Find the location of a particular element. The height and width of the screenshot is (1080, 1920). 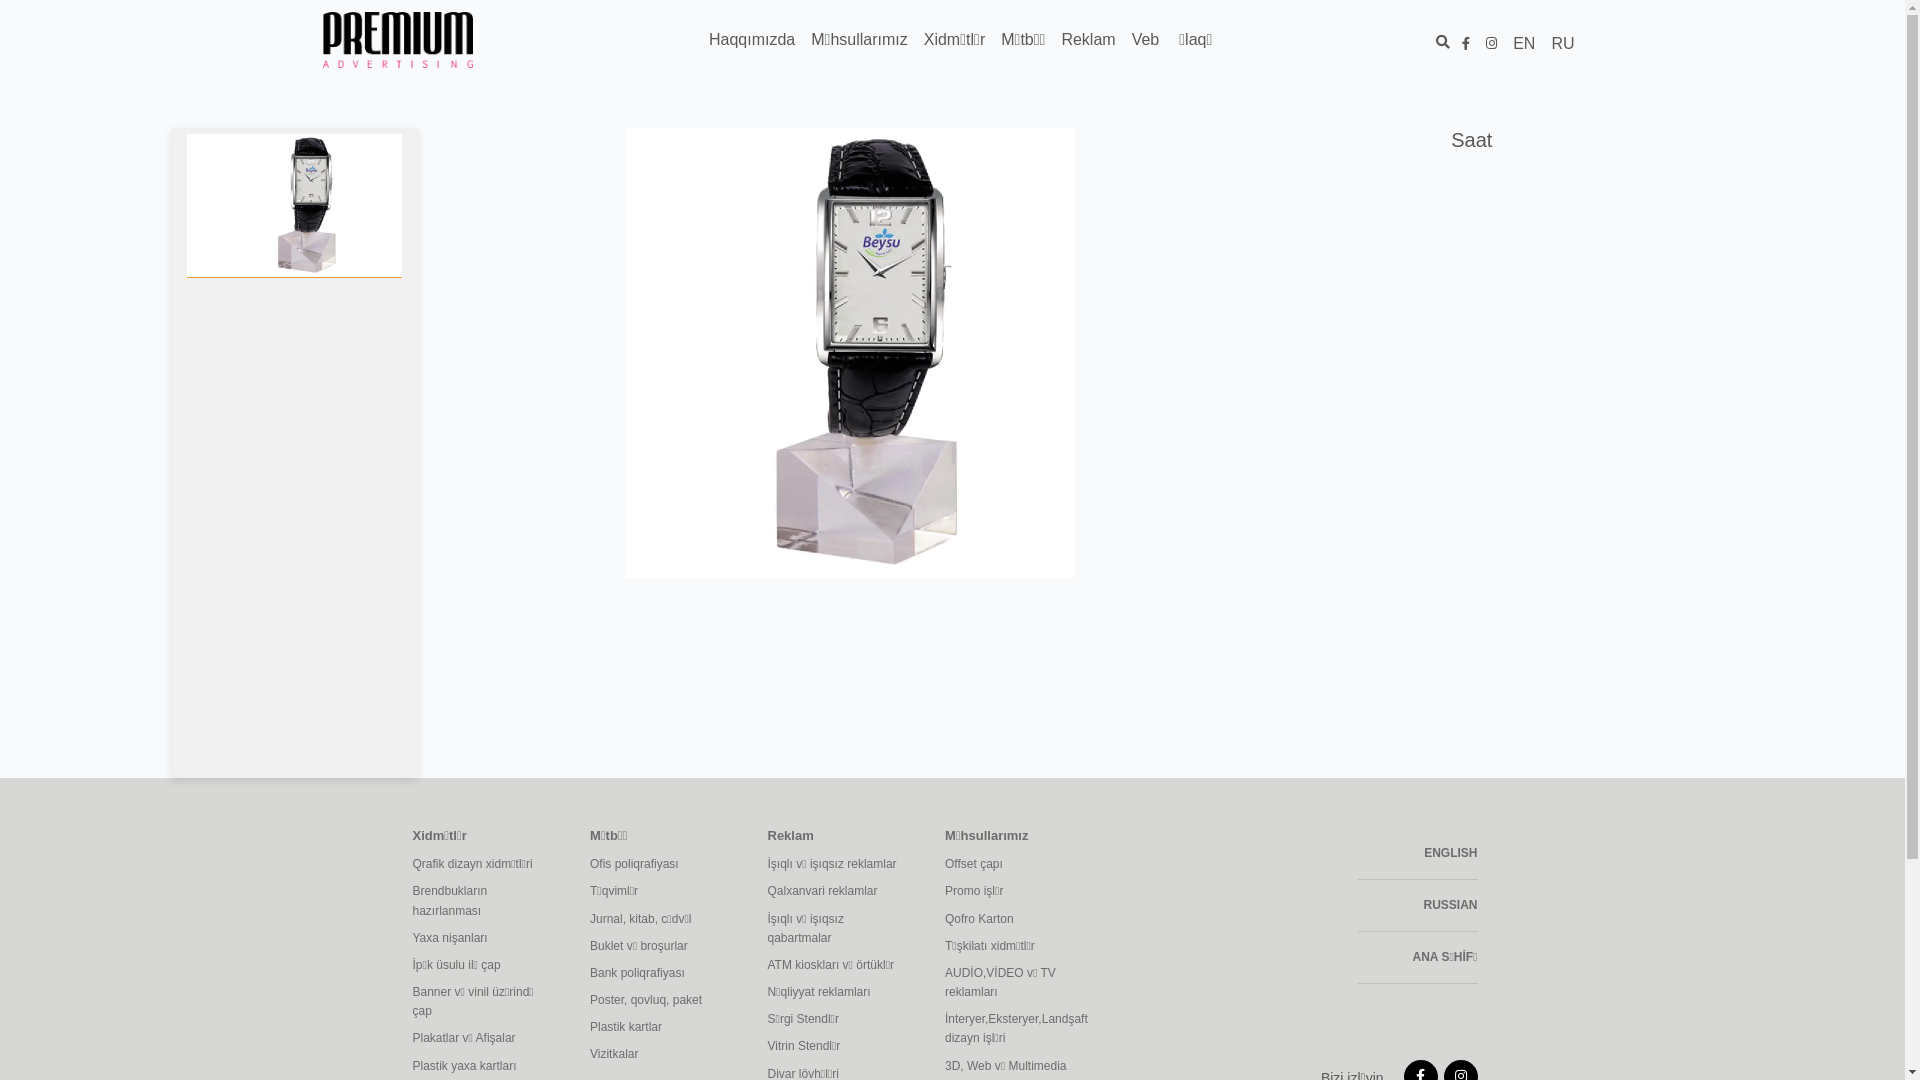

'Vizitkalar' is located at coordinates (589, 1053).